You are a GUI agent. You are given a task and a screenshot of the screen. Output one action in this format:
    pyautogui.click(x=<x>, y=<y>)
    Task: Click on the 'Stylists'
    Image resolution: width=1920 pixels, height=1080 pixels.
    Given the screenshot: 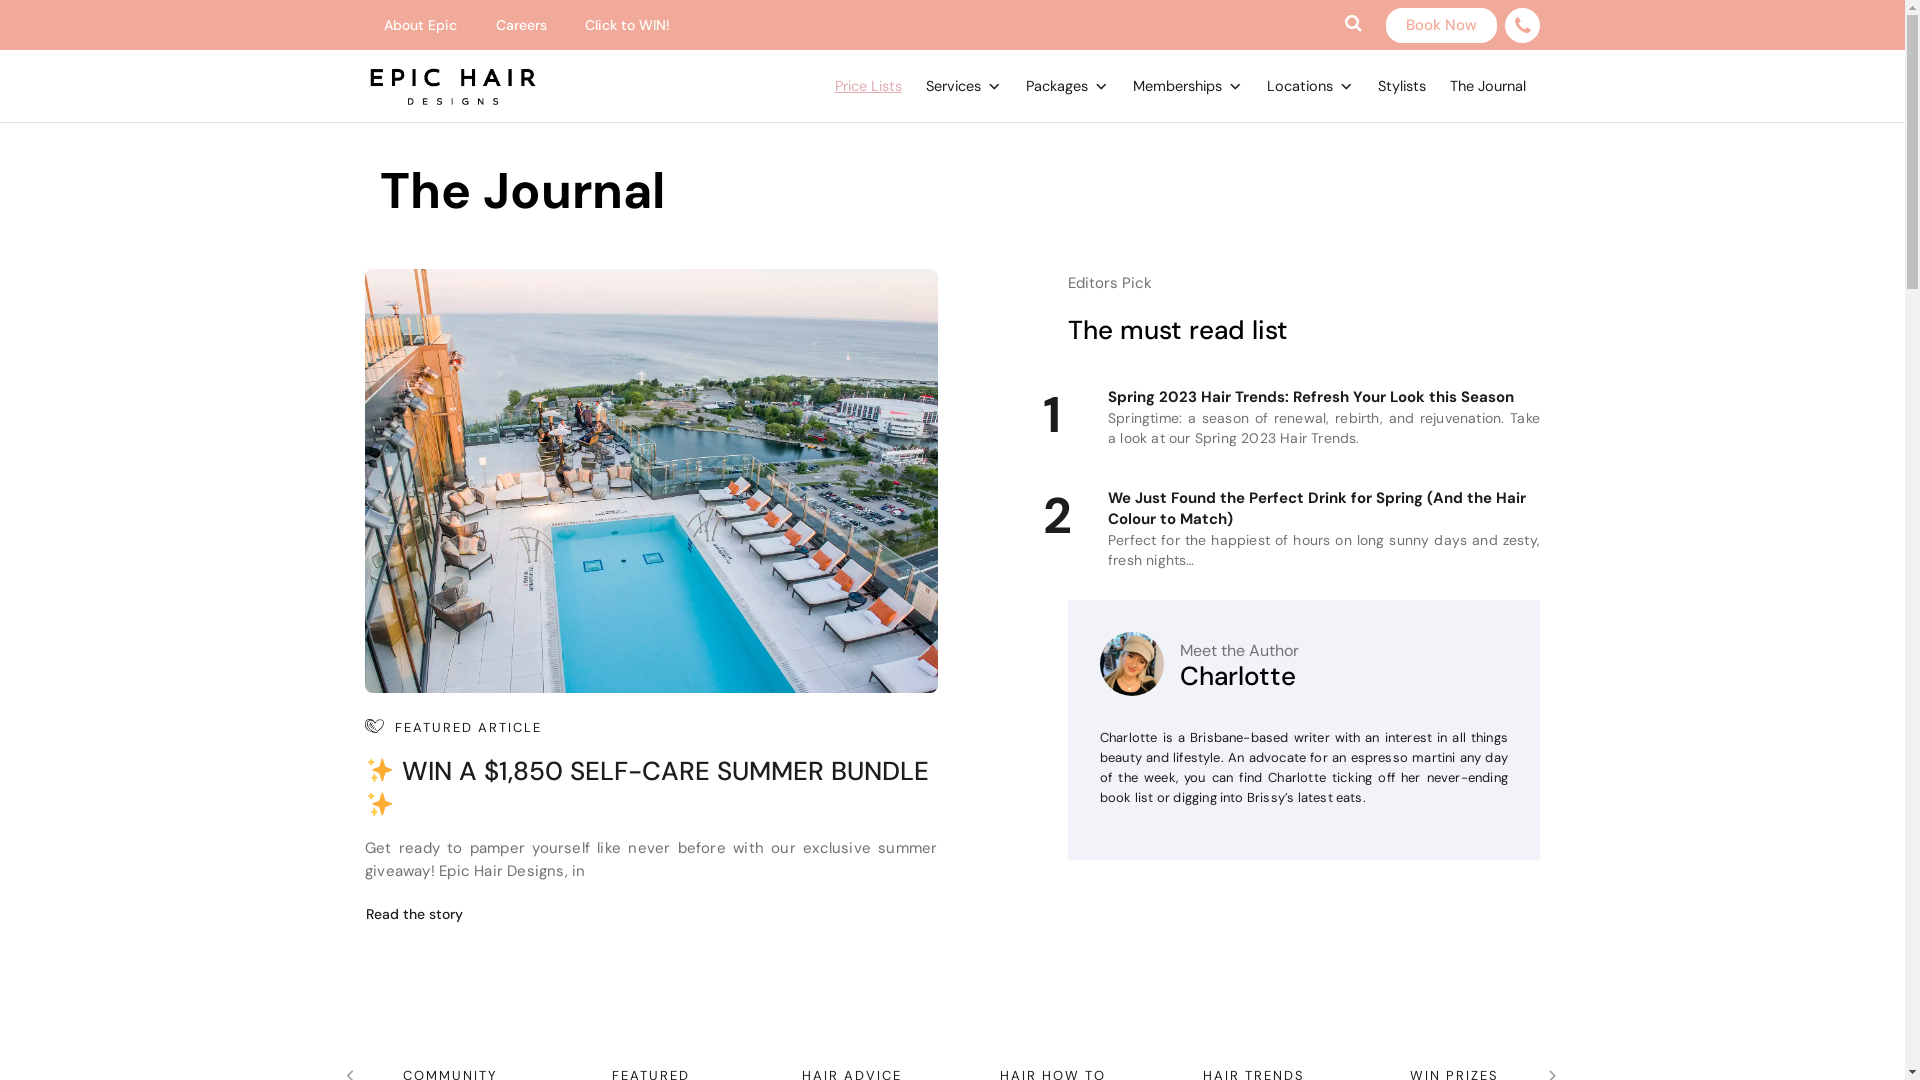 What is the action you would take?
    pyautogui.click(x=1400, y=85)
    